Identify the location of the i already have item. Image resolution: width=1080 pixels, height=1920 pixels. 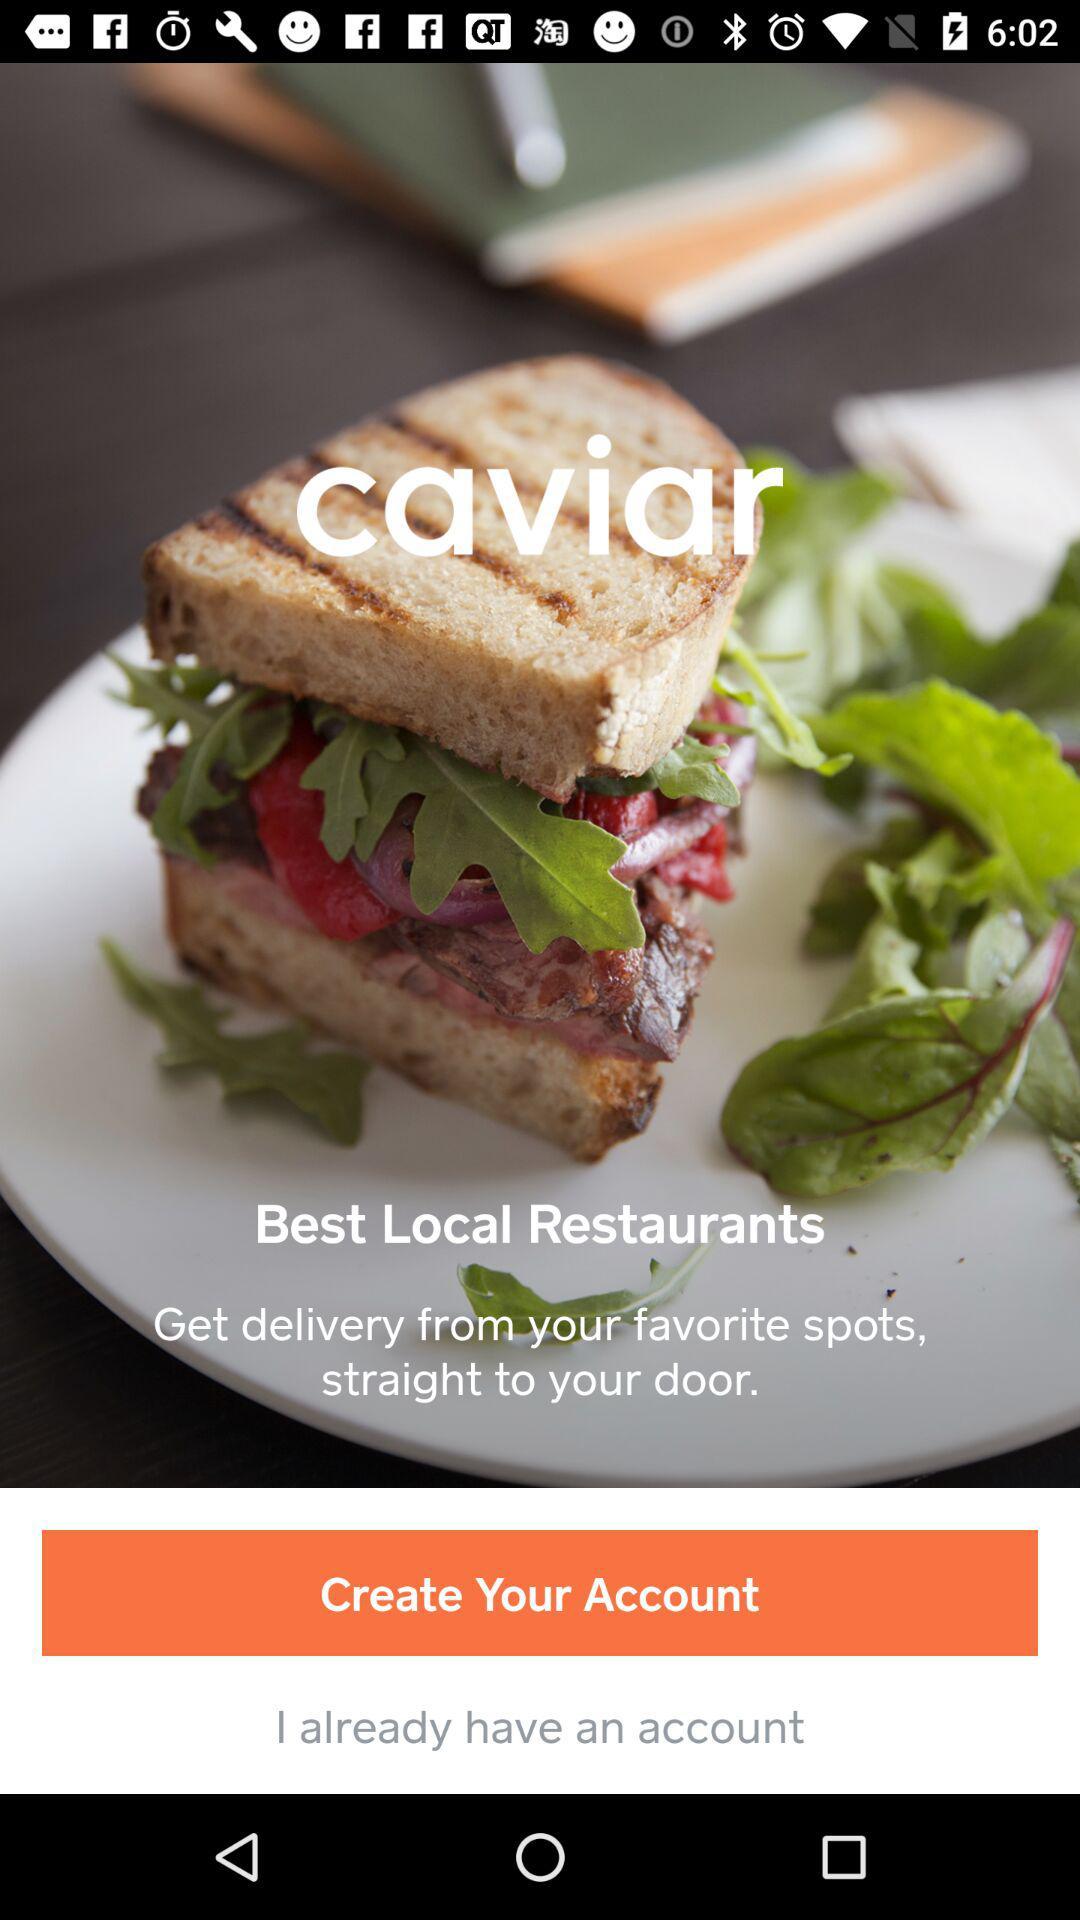
(540, 1723).